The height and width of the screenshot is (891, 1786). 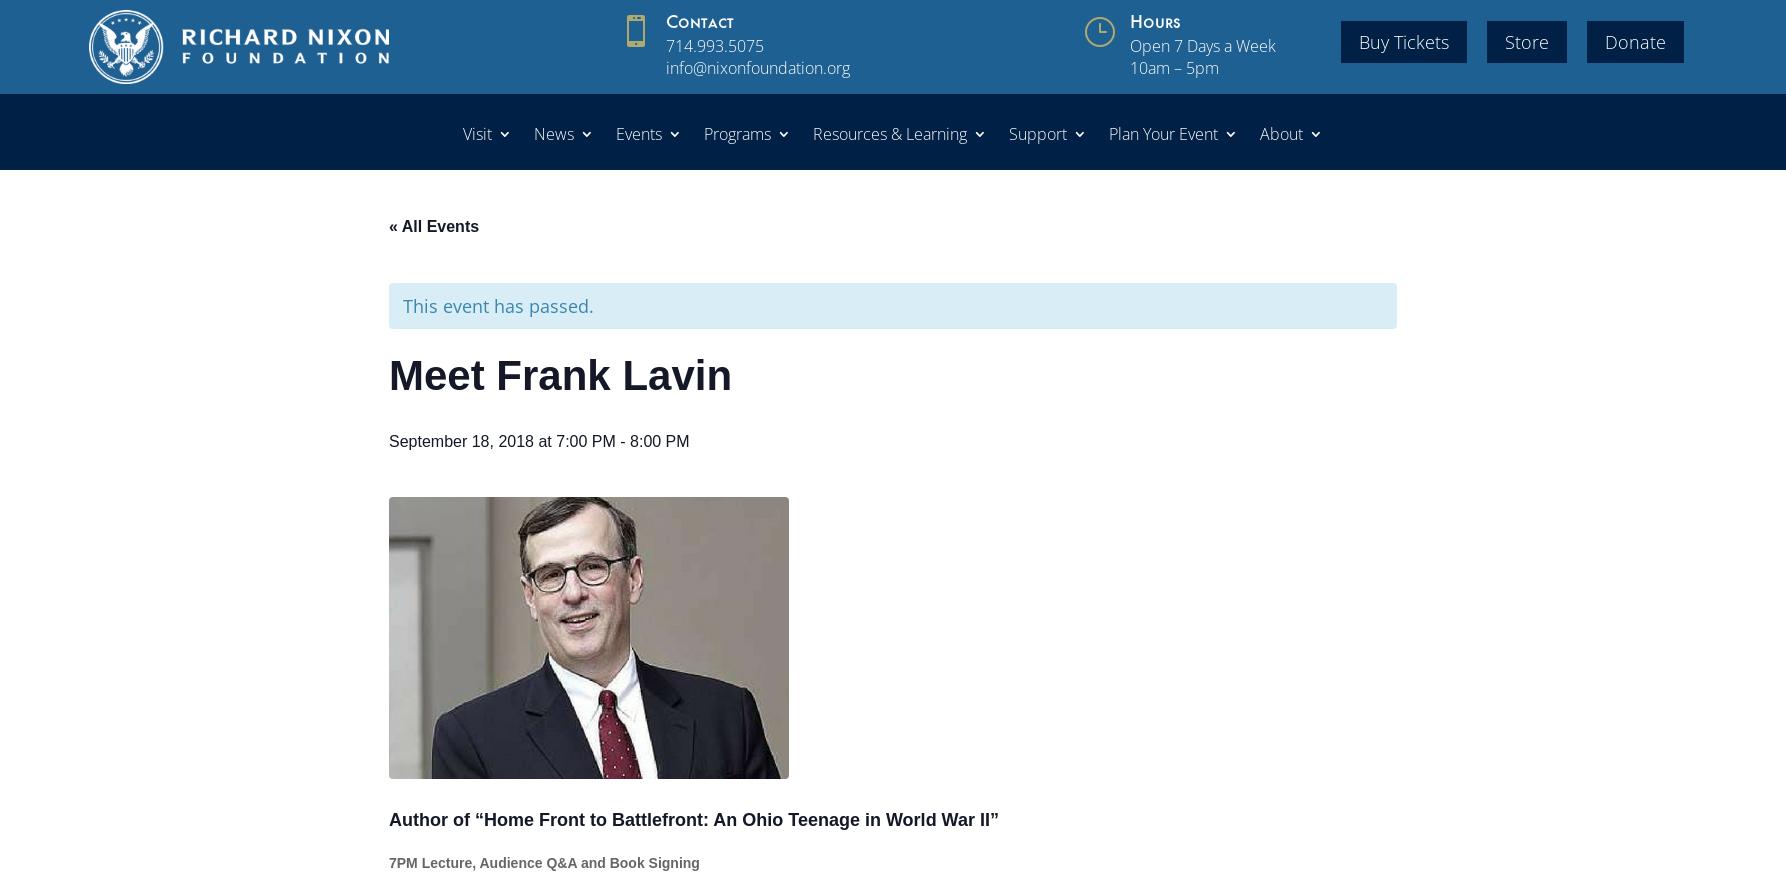 I want to click on 'Research Guide', so click(x=899, y=330).